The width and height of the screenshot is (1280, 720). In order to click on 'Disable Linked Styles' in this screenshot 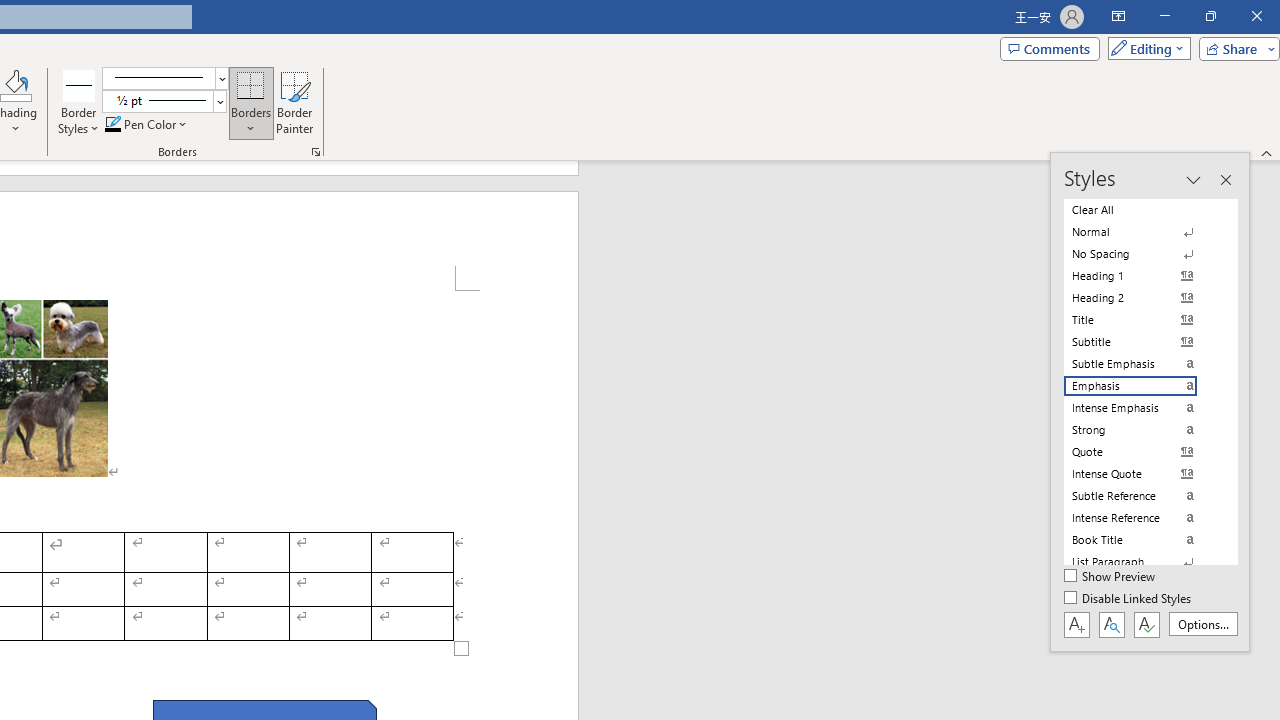, I will do `click(1129, 598)`.